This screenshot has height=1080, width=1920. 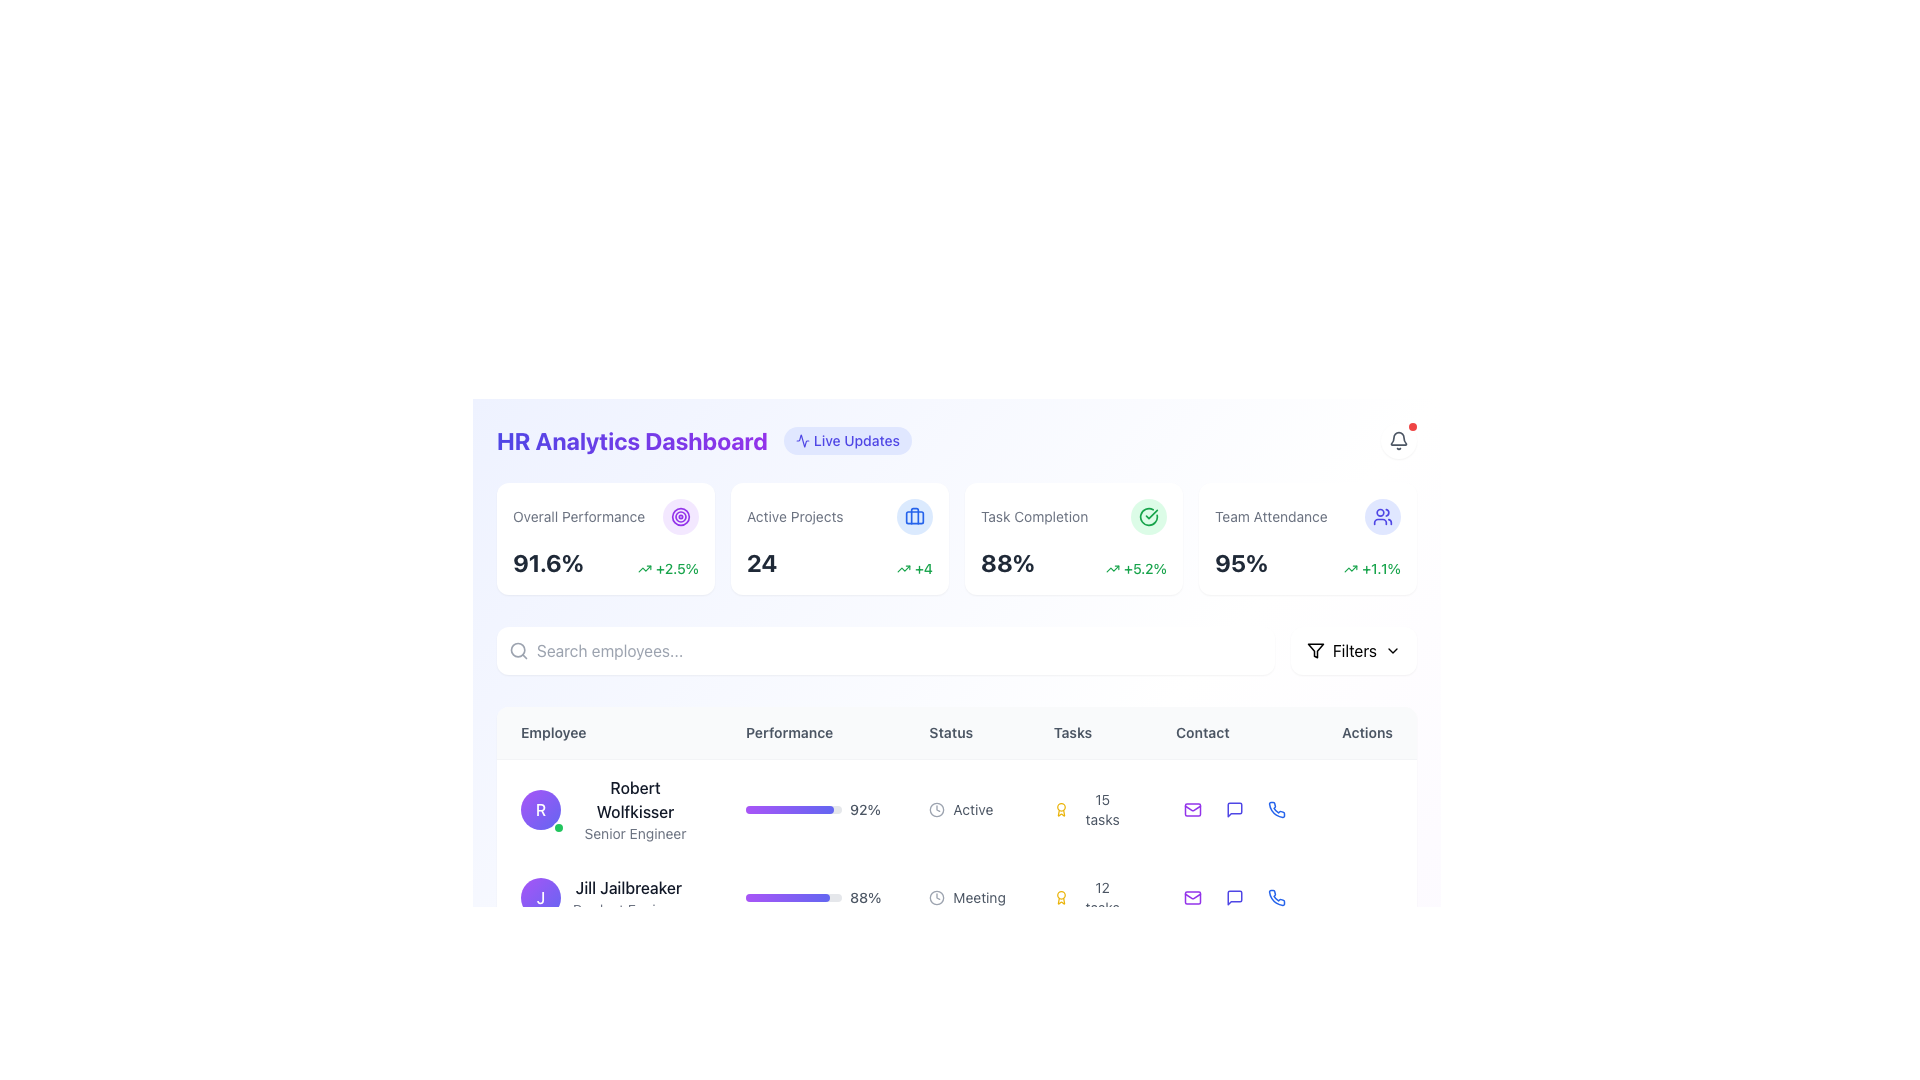 What do you see at coordinates (813, 810) in the screenshot?
I see `the progress bar indicating Robert Wolfkisser's performance percentage in the first row of the employee data section` at bounding box center [813, 810].